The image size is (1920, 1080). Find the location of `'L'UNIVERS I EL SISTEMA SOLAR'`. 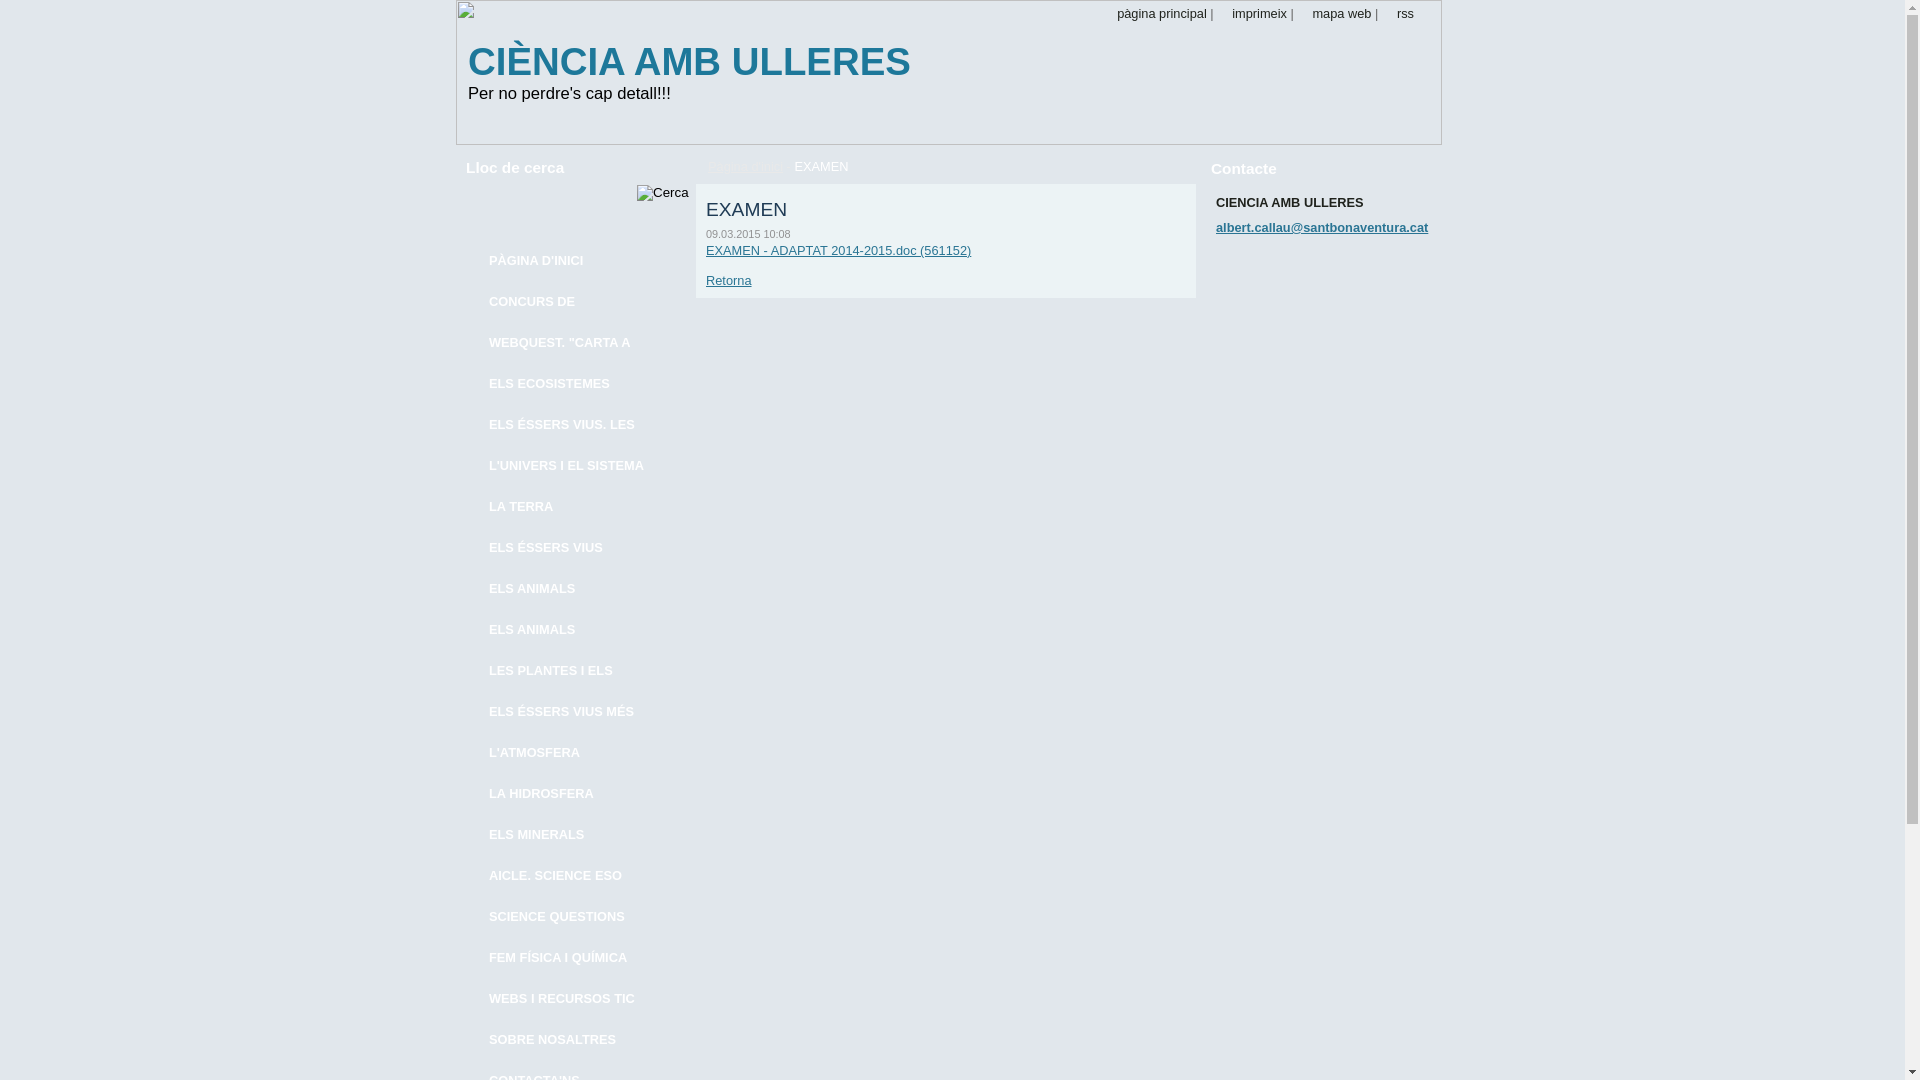

'L'UNIVERS I EL SISTEMA SOLAR' is located at coordinates (560, 466).